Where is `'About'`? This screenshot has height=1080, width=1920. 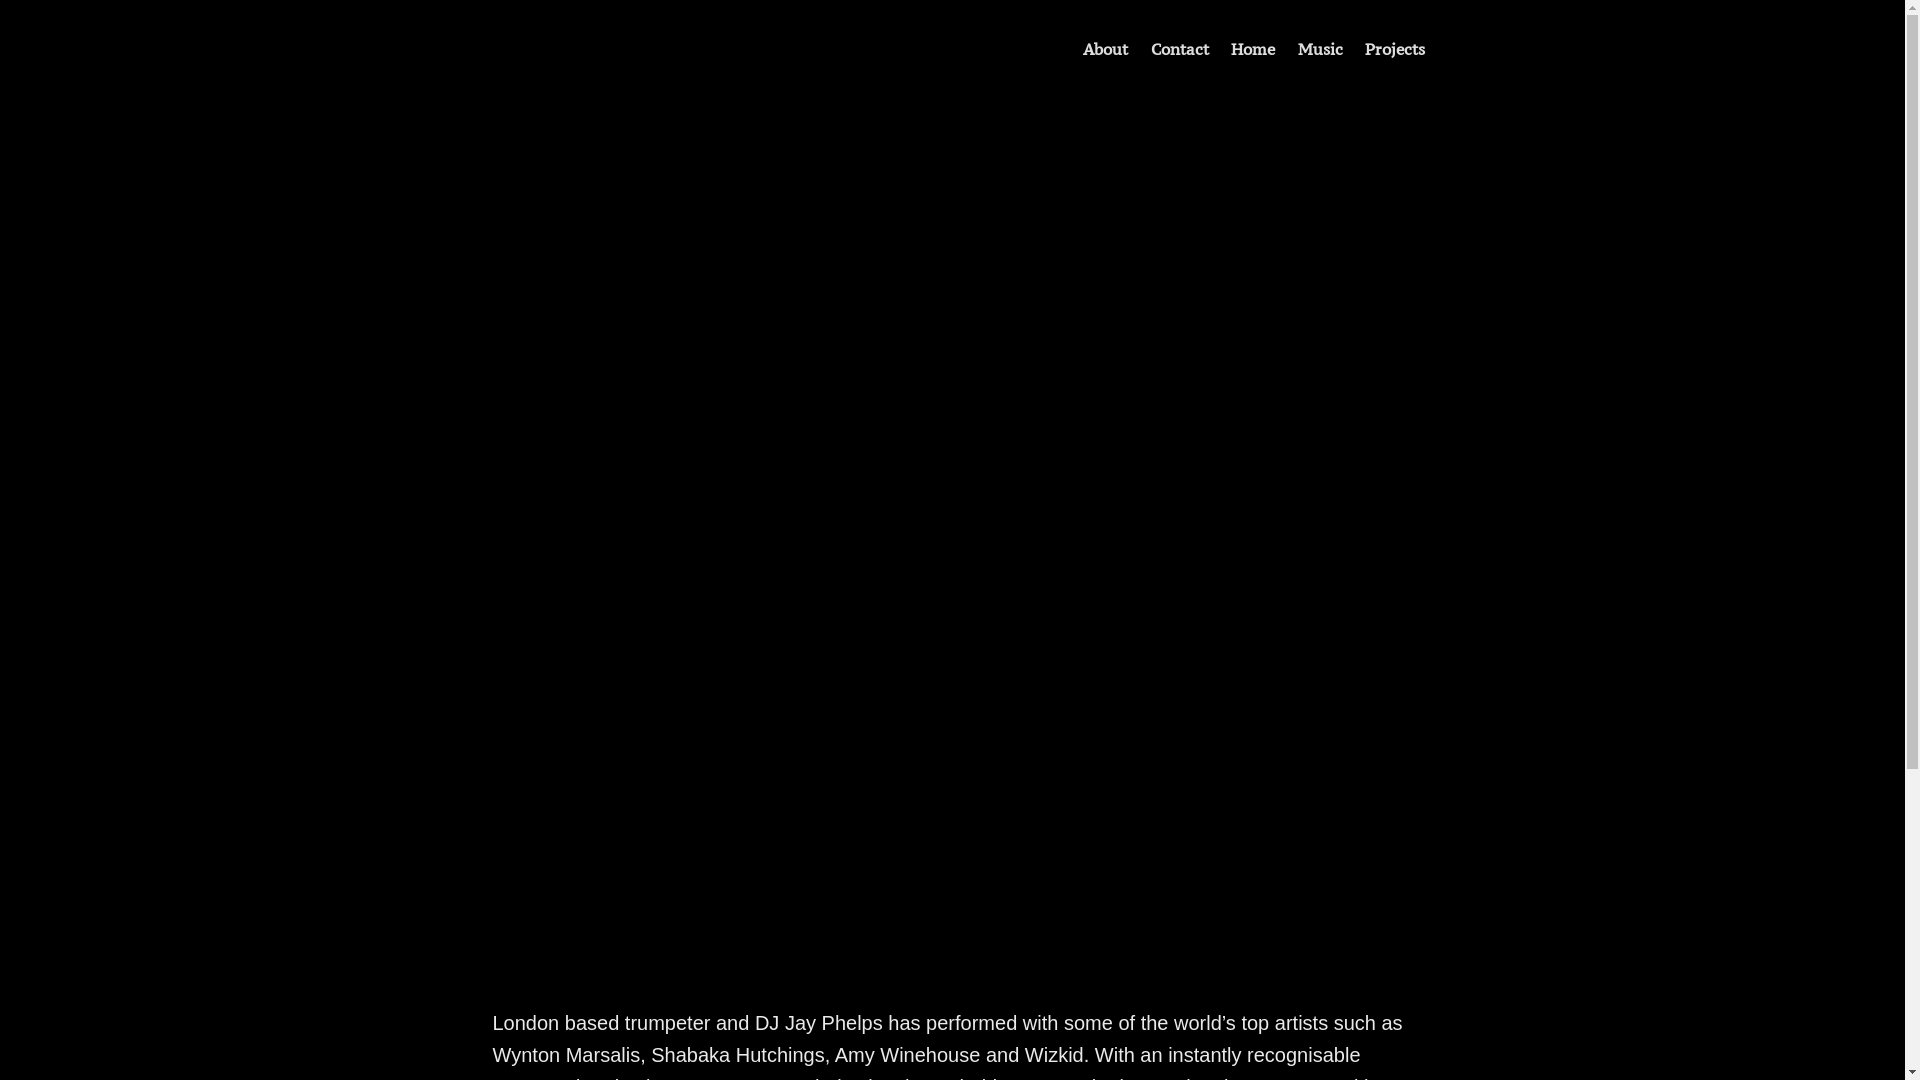 'About' is located at coordinates (1104, 46).